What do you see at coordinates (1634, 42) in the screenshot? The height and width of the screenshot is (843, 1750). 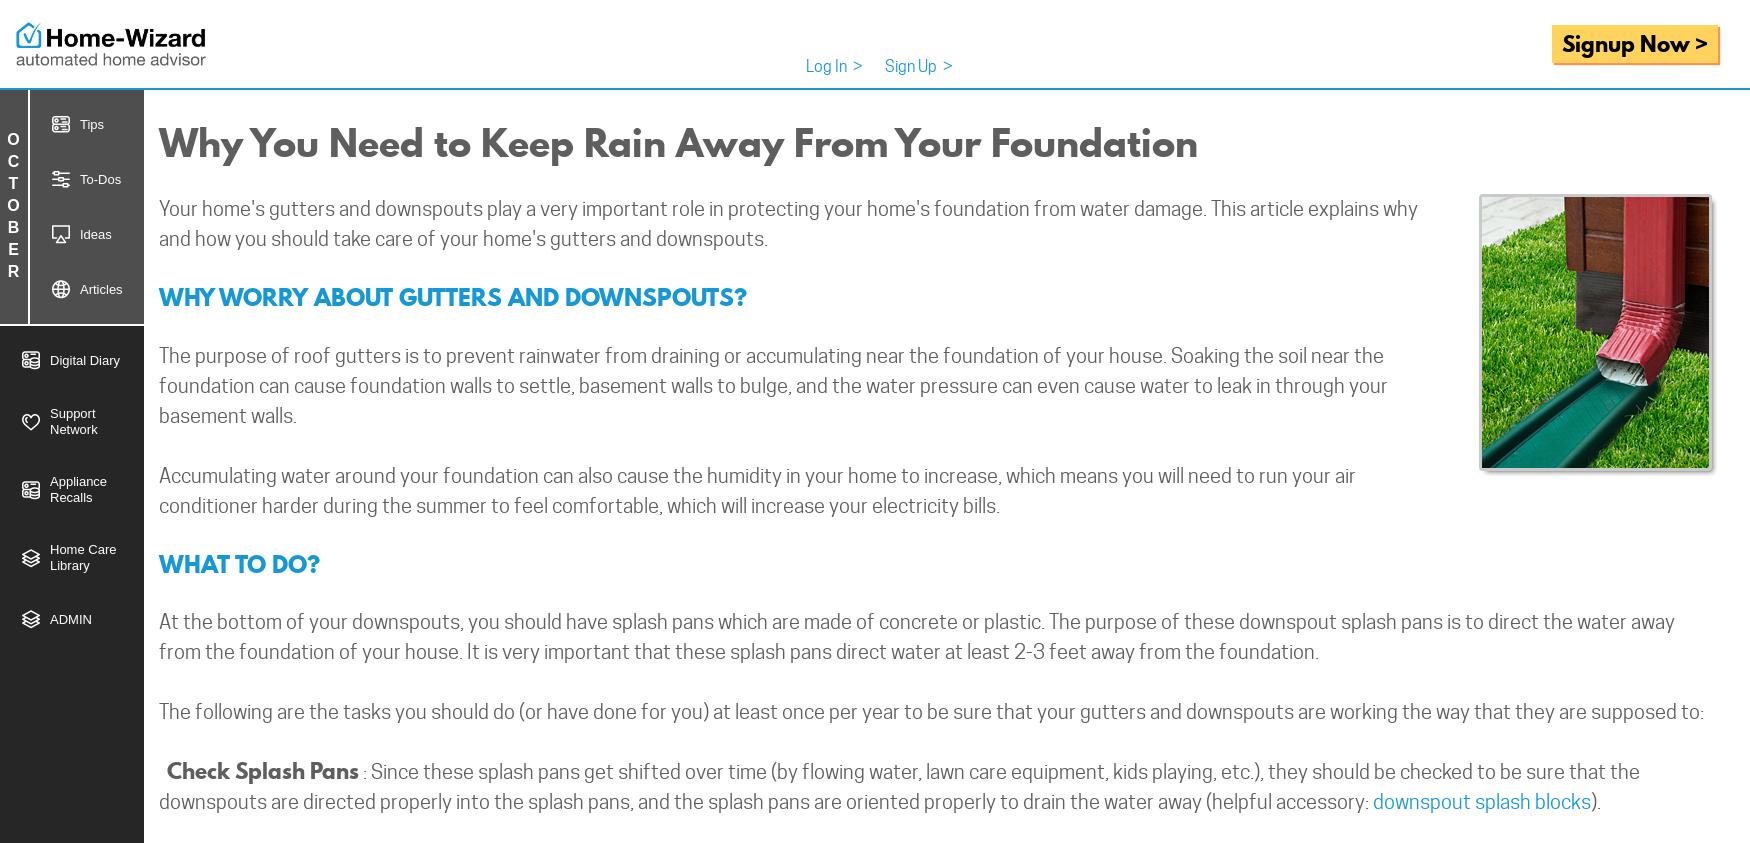 I see `'Signup Now >'` at bounding box center [1634, 42].